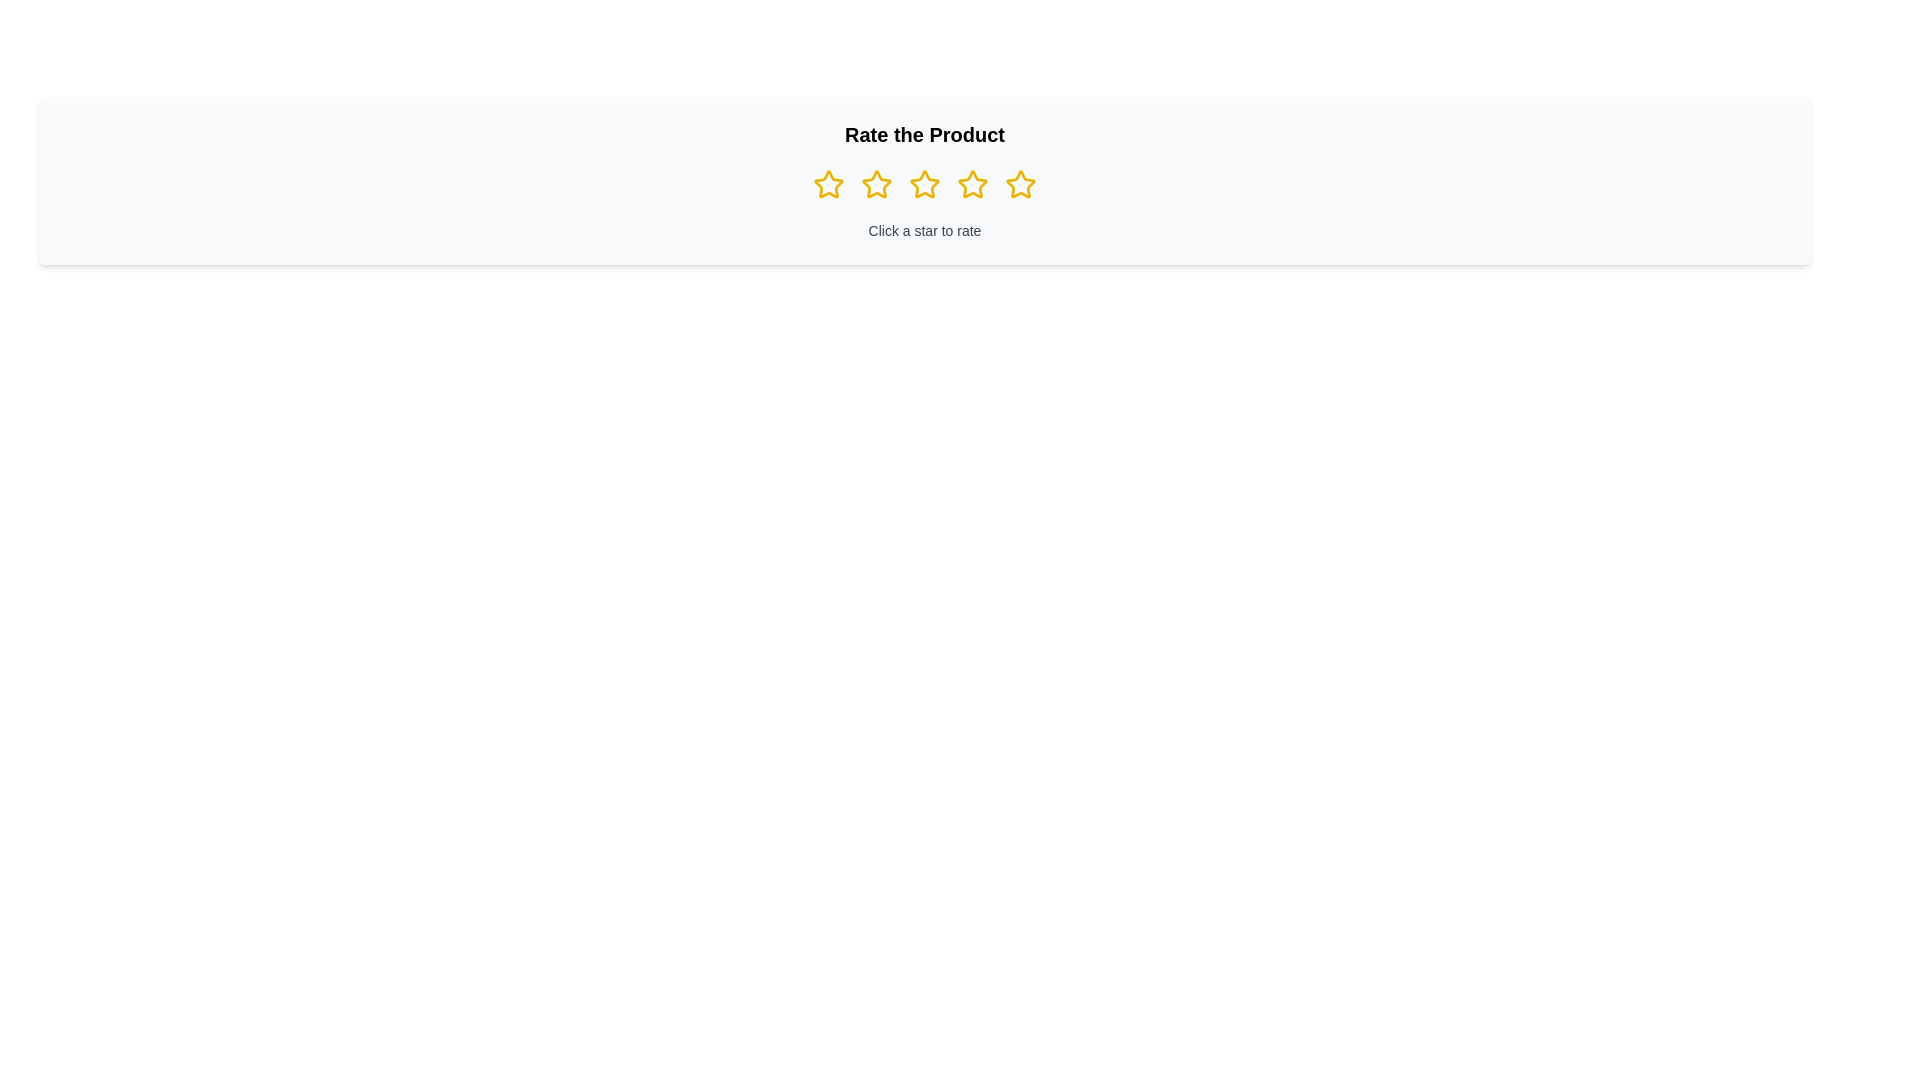 Image resolution: width=1920 pixels, height=1080 pixels. I want to click on the fifth star icon in the rating system, which is a yellow outlined star with no fill, so click(1021, 185).